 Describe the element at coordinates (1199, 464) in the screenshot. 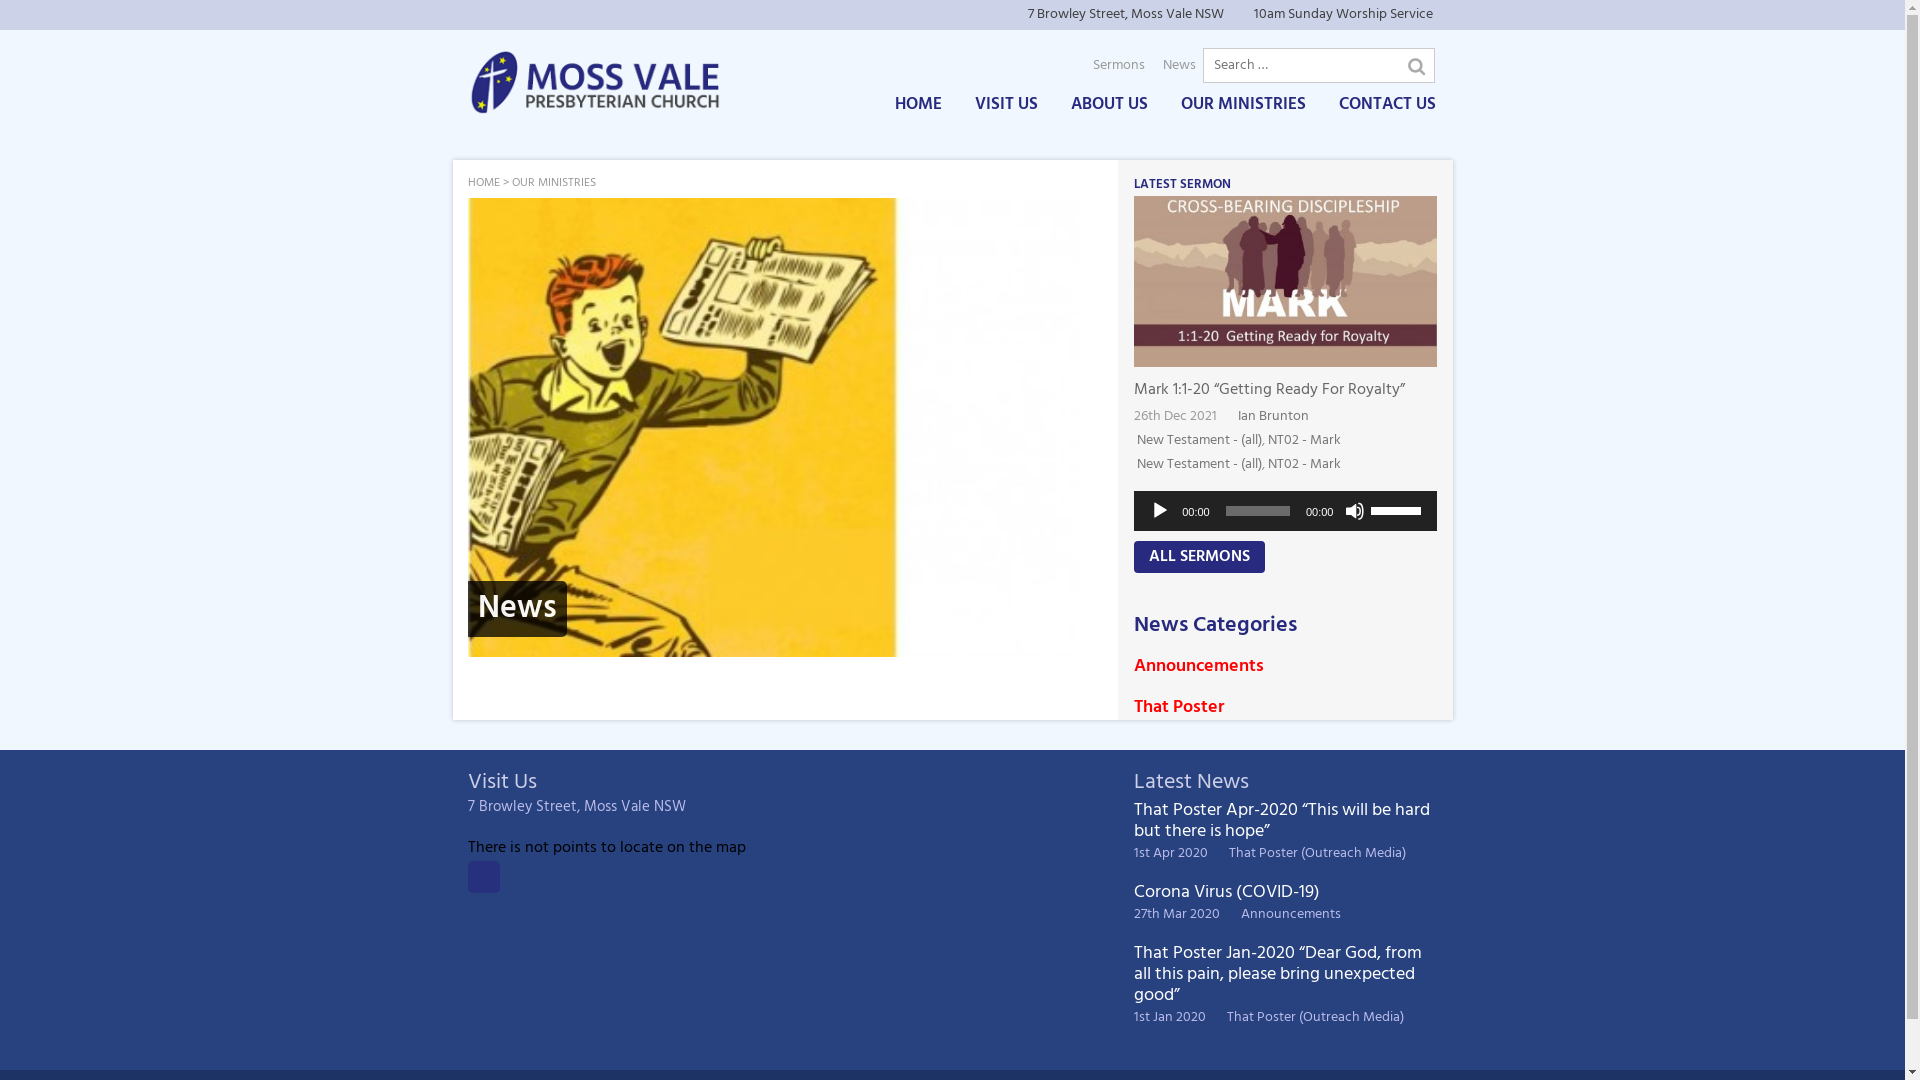

I see `'New Testament - (all)'` at that location.